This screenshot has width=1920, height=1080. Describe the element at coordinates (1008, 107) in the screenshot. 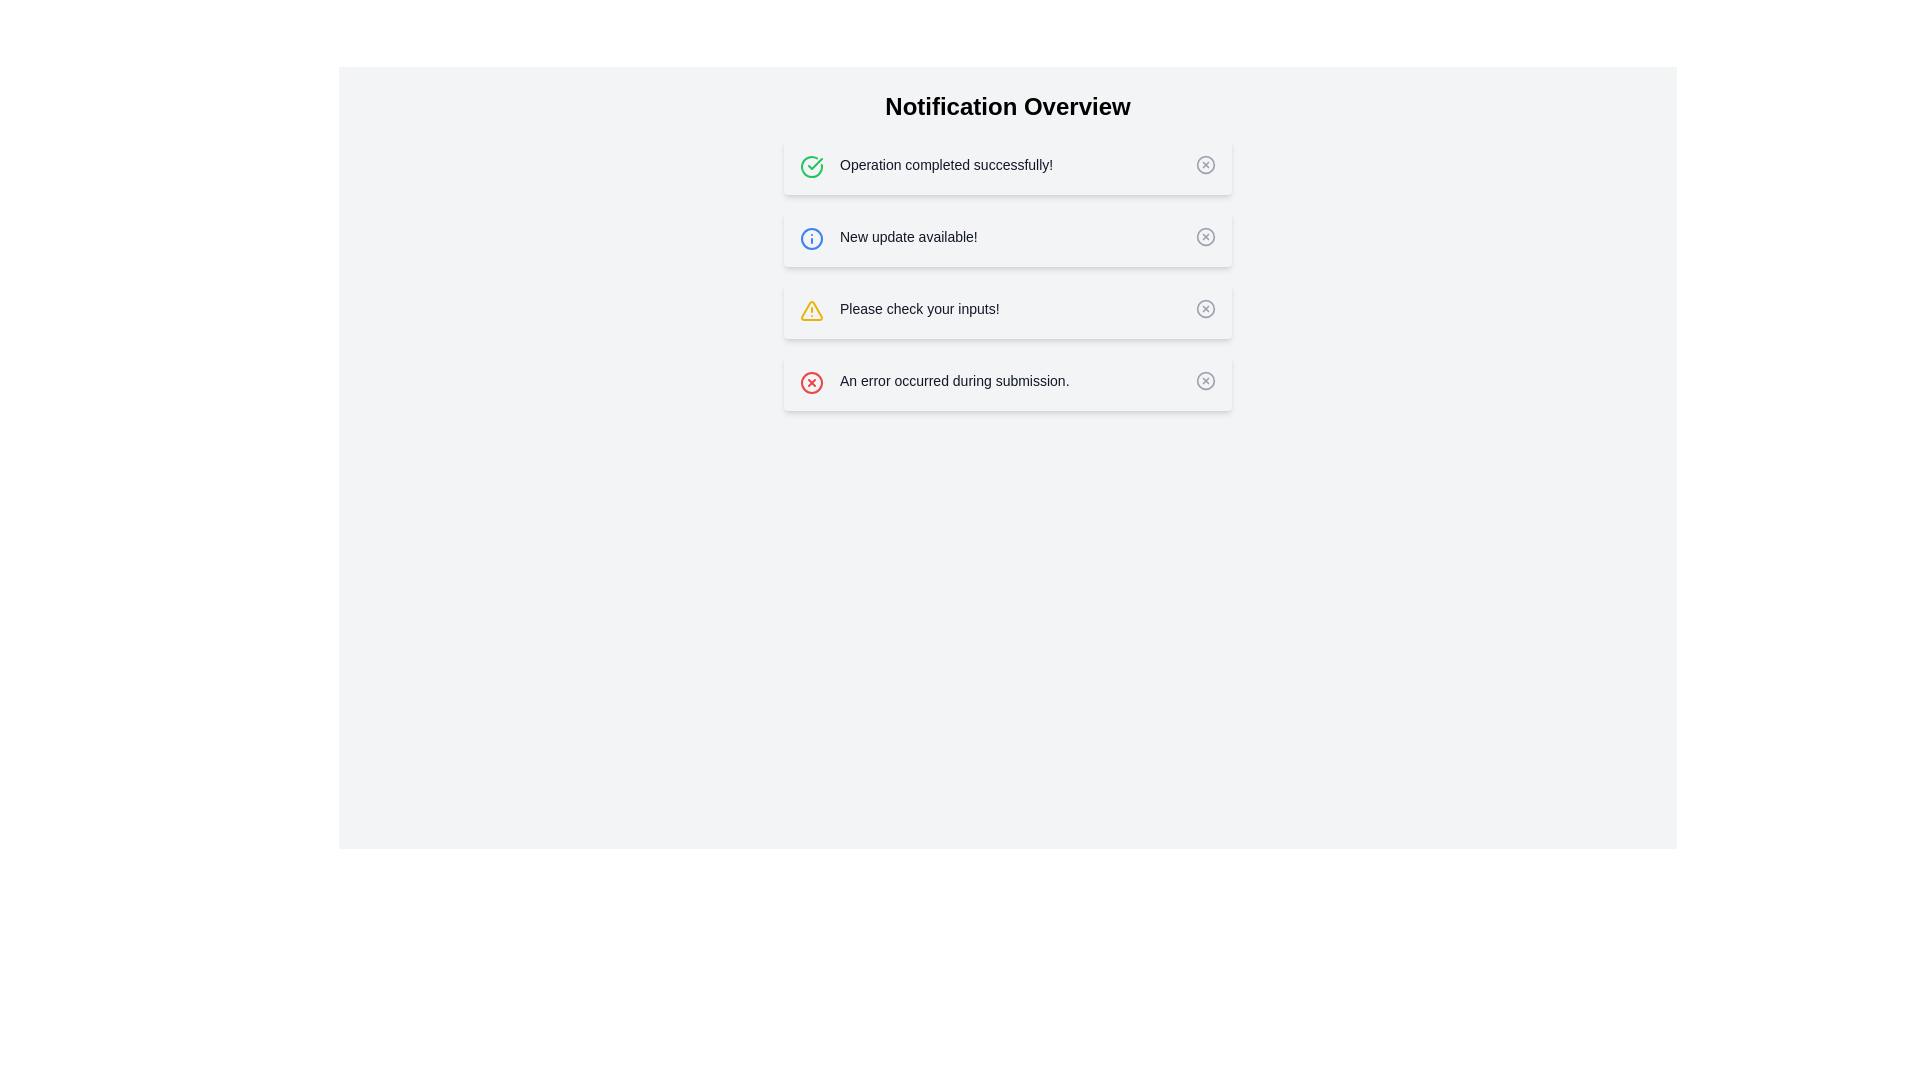

I see `heading text located at the top of the notification section, which serves as a header or title for the contained items` at that location.